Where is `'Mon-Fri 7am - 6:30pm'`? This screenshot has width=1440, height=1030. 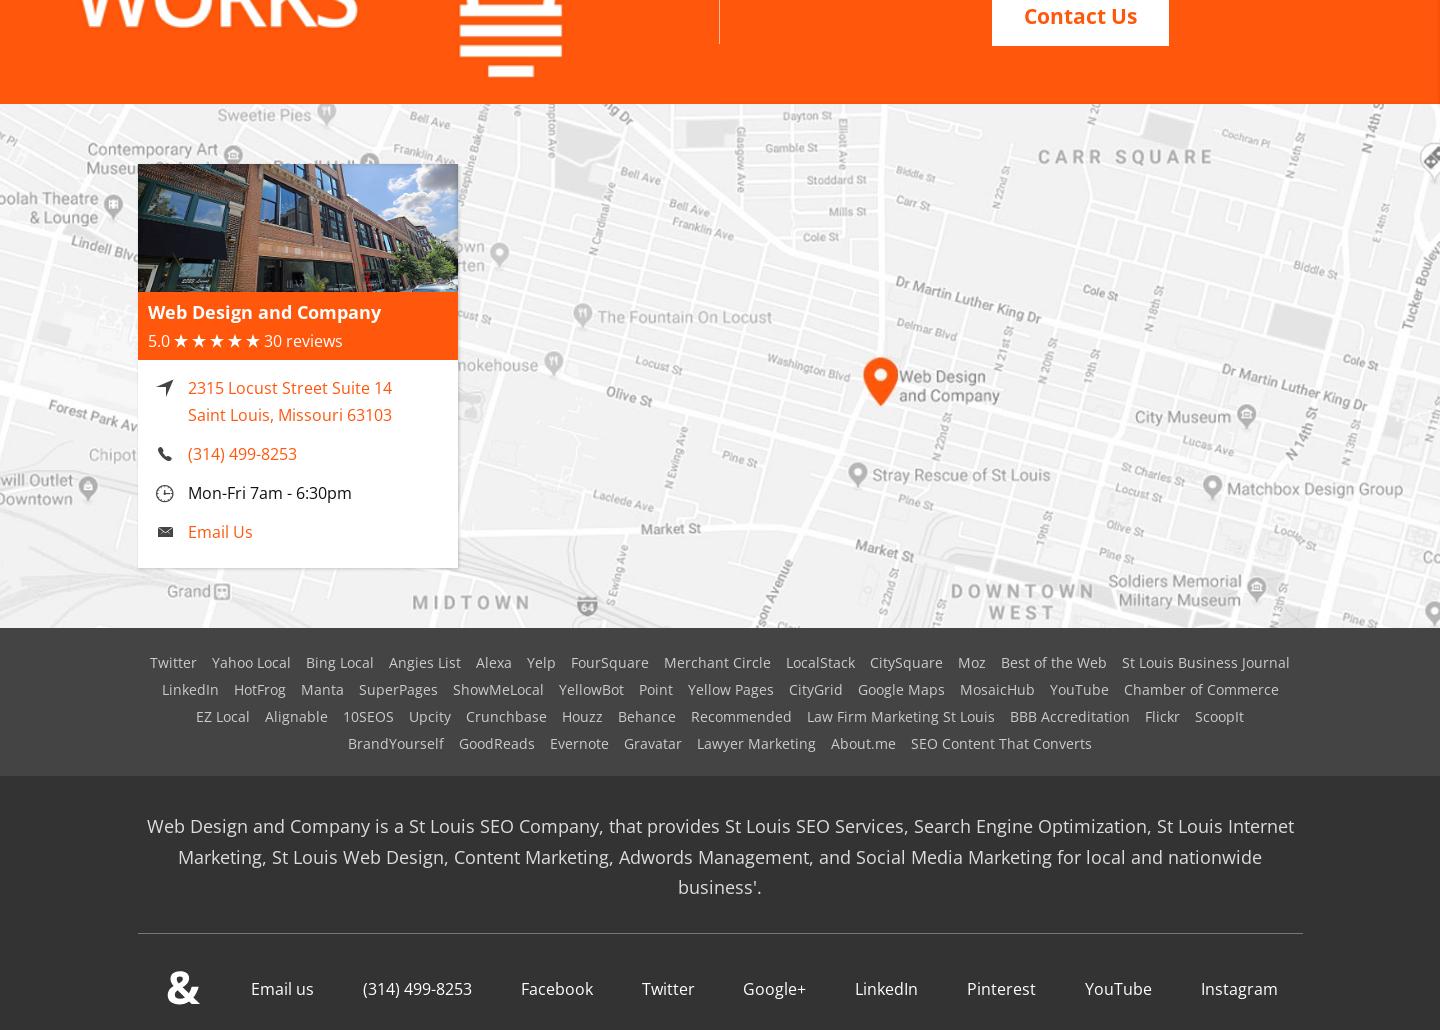
'Mon-Fri 7am - 6:30pm' is located at coordinates (187, 467).